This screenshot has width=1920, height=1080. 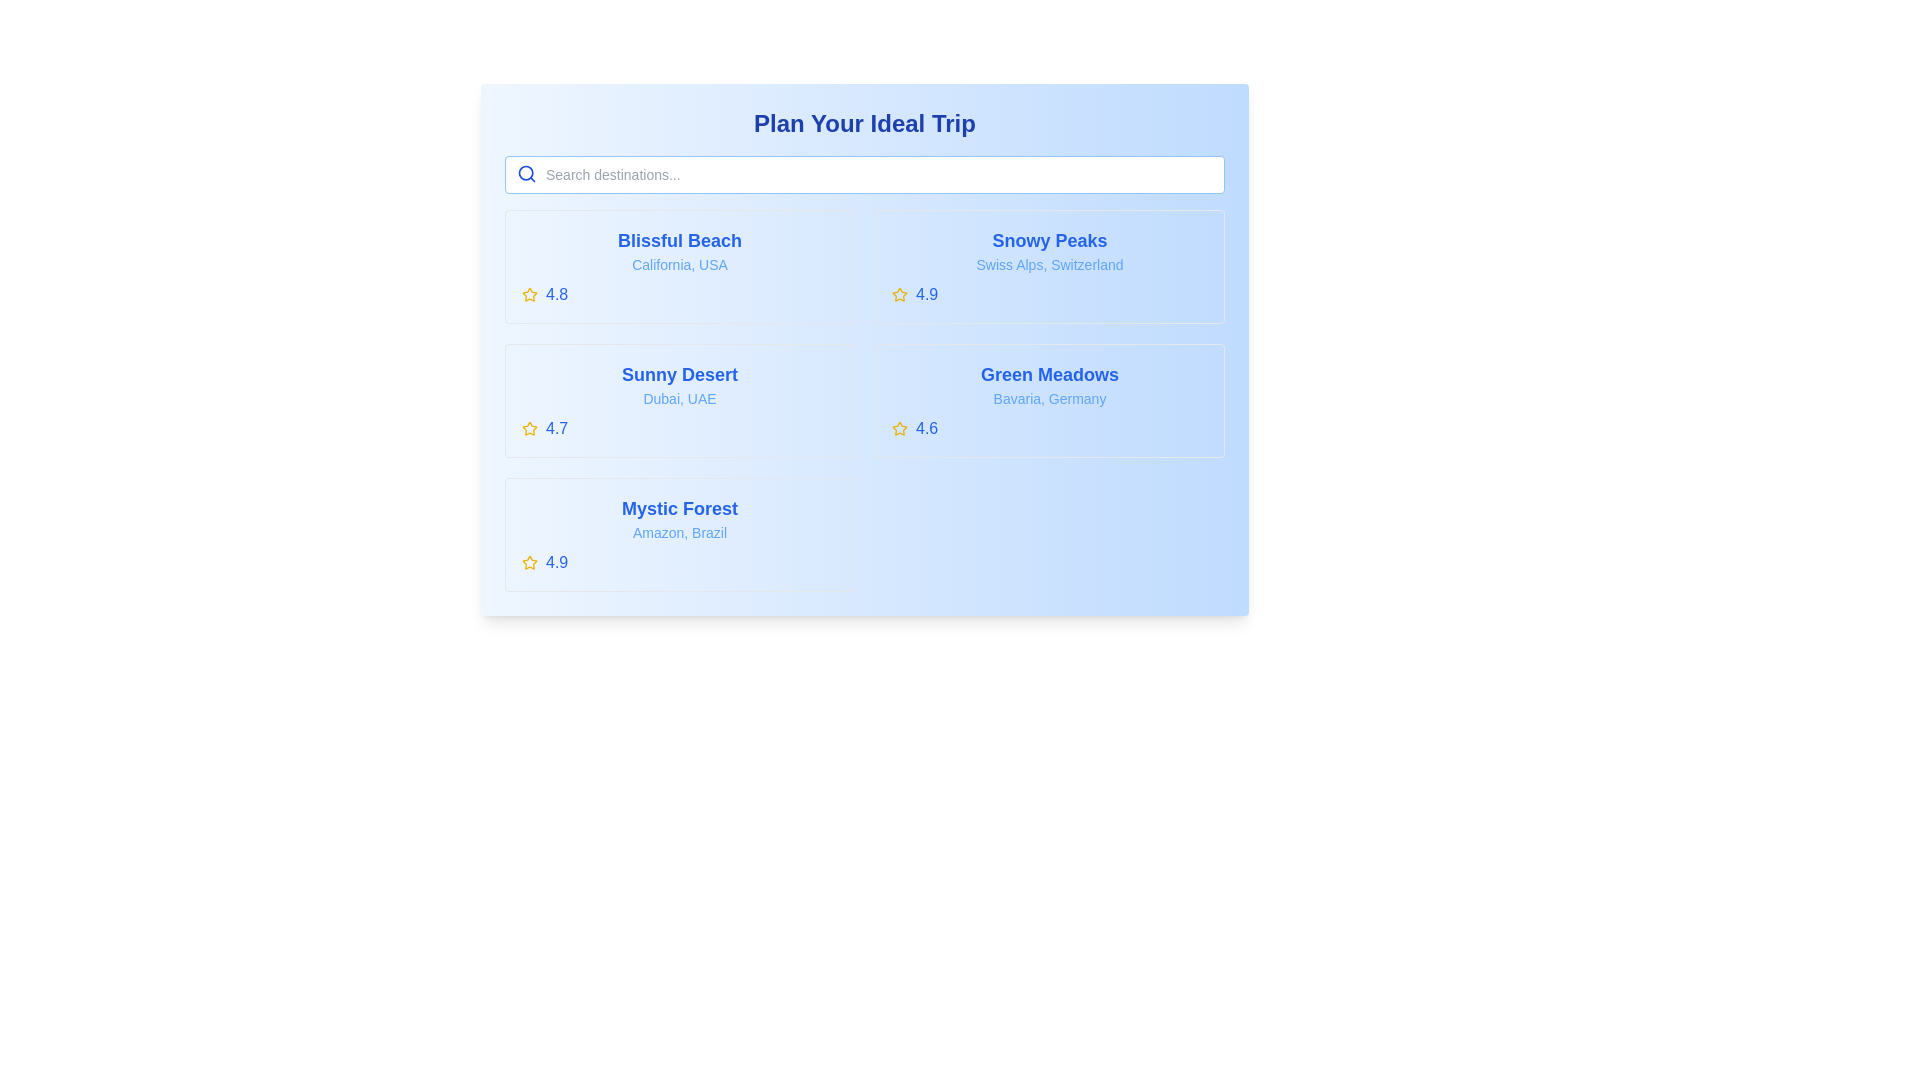 What do you see at coordinates (1049, 398) in the screenshot?
I see `the Text label that provides location description for the associated item, positioned below the title 'Green Meadows'` at bounding box center [1049, 398].